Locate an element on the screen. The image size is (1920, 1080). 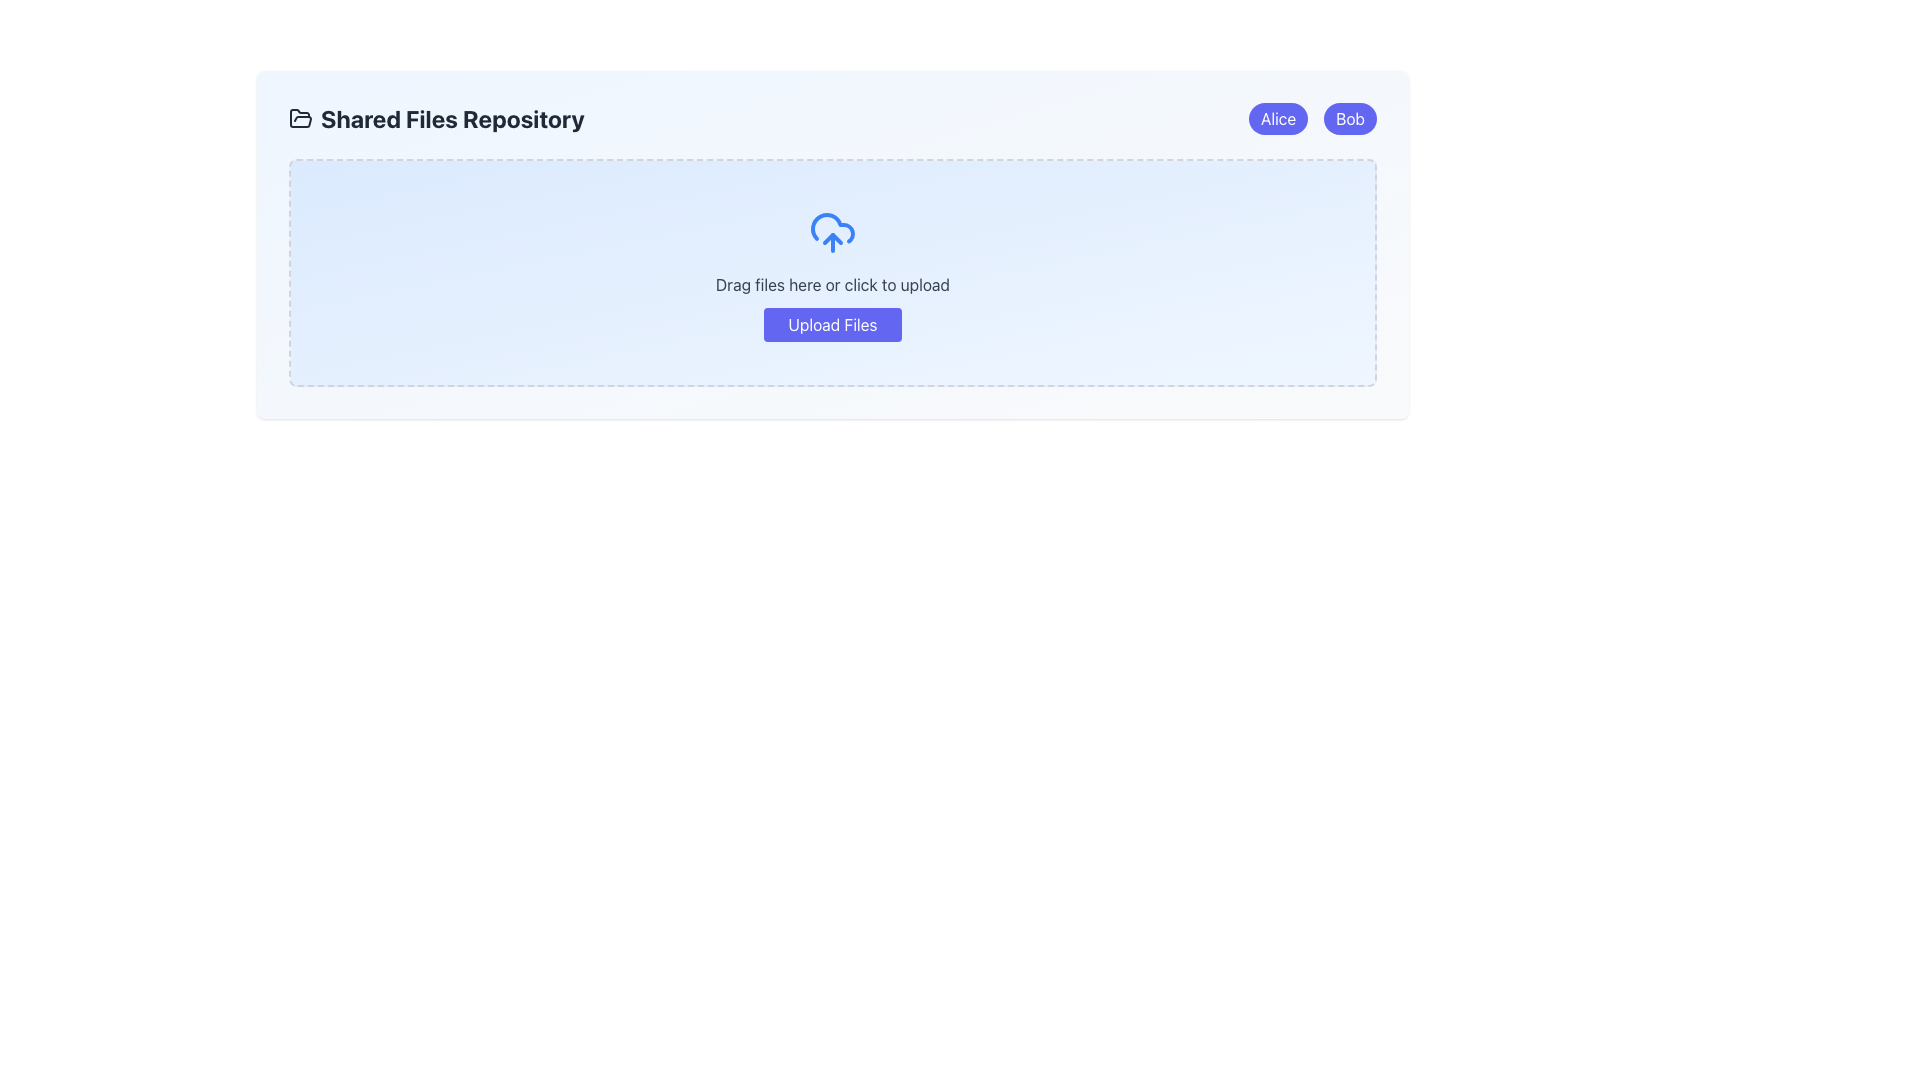
the interactive upload area that contains the text 'Drag files here or click to upload' and the blue upload icon is located at coordinates (832, 273).